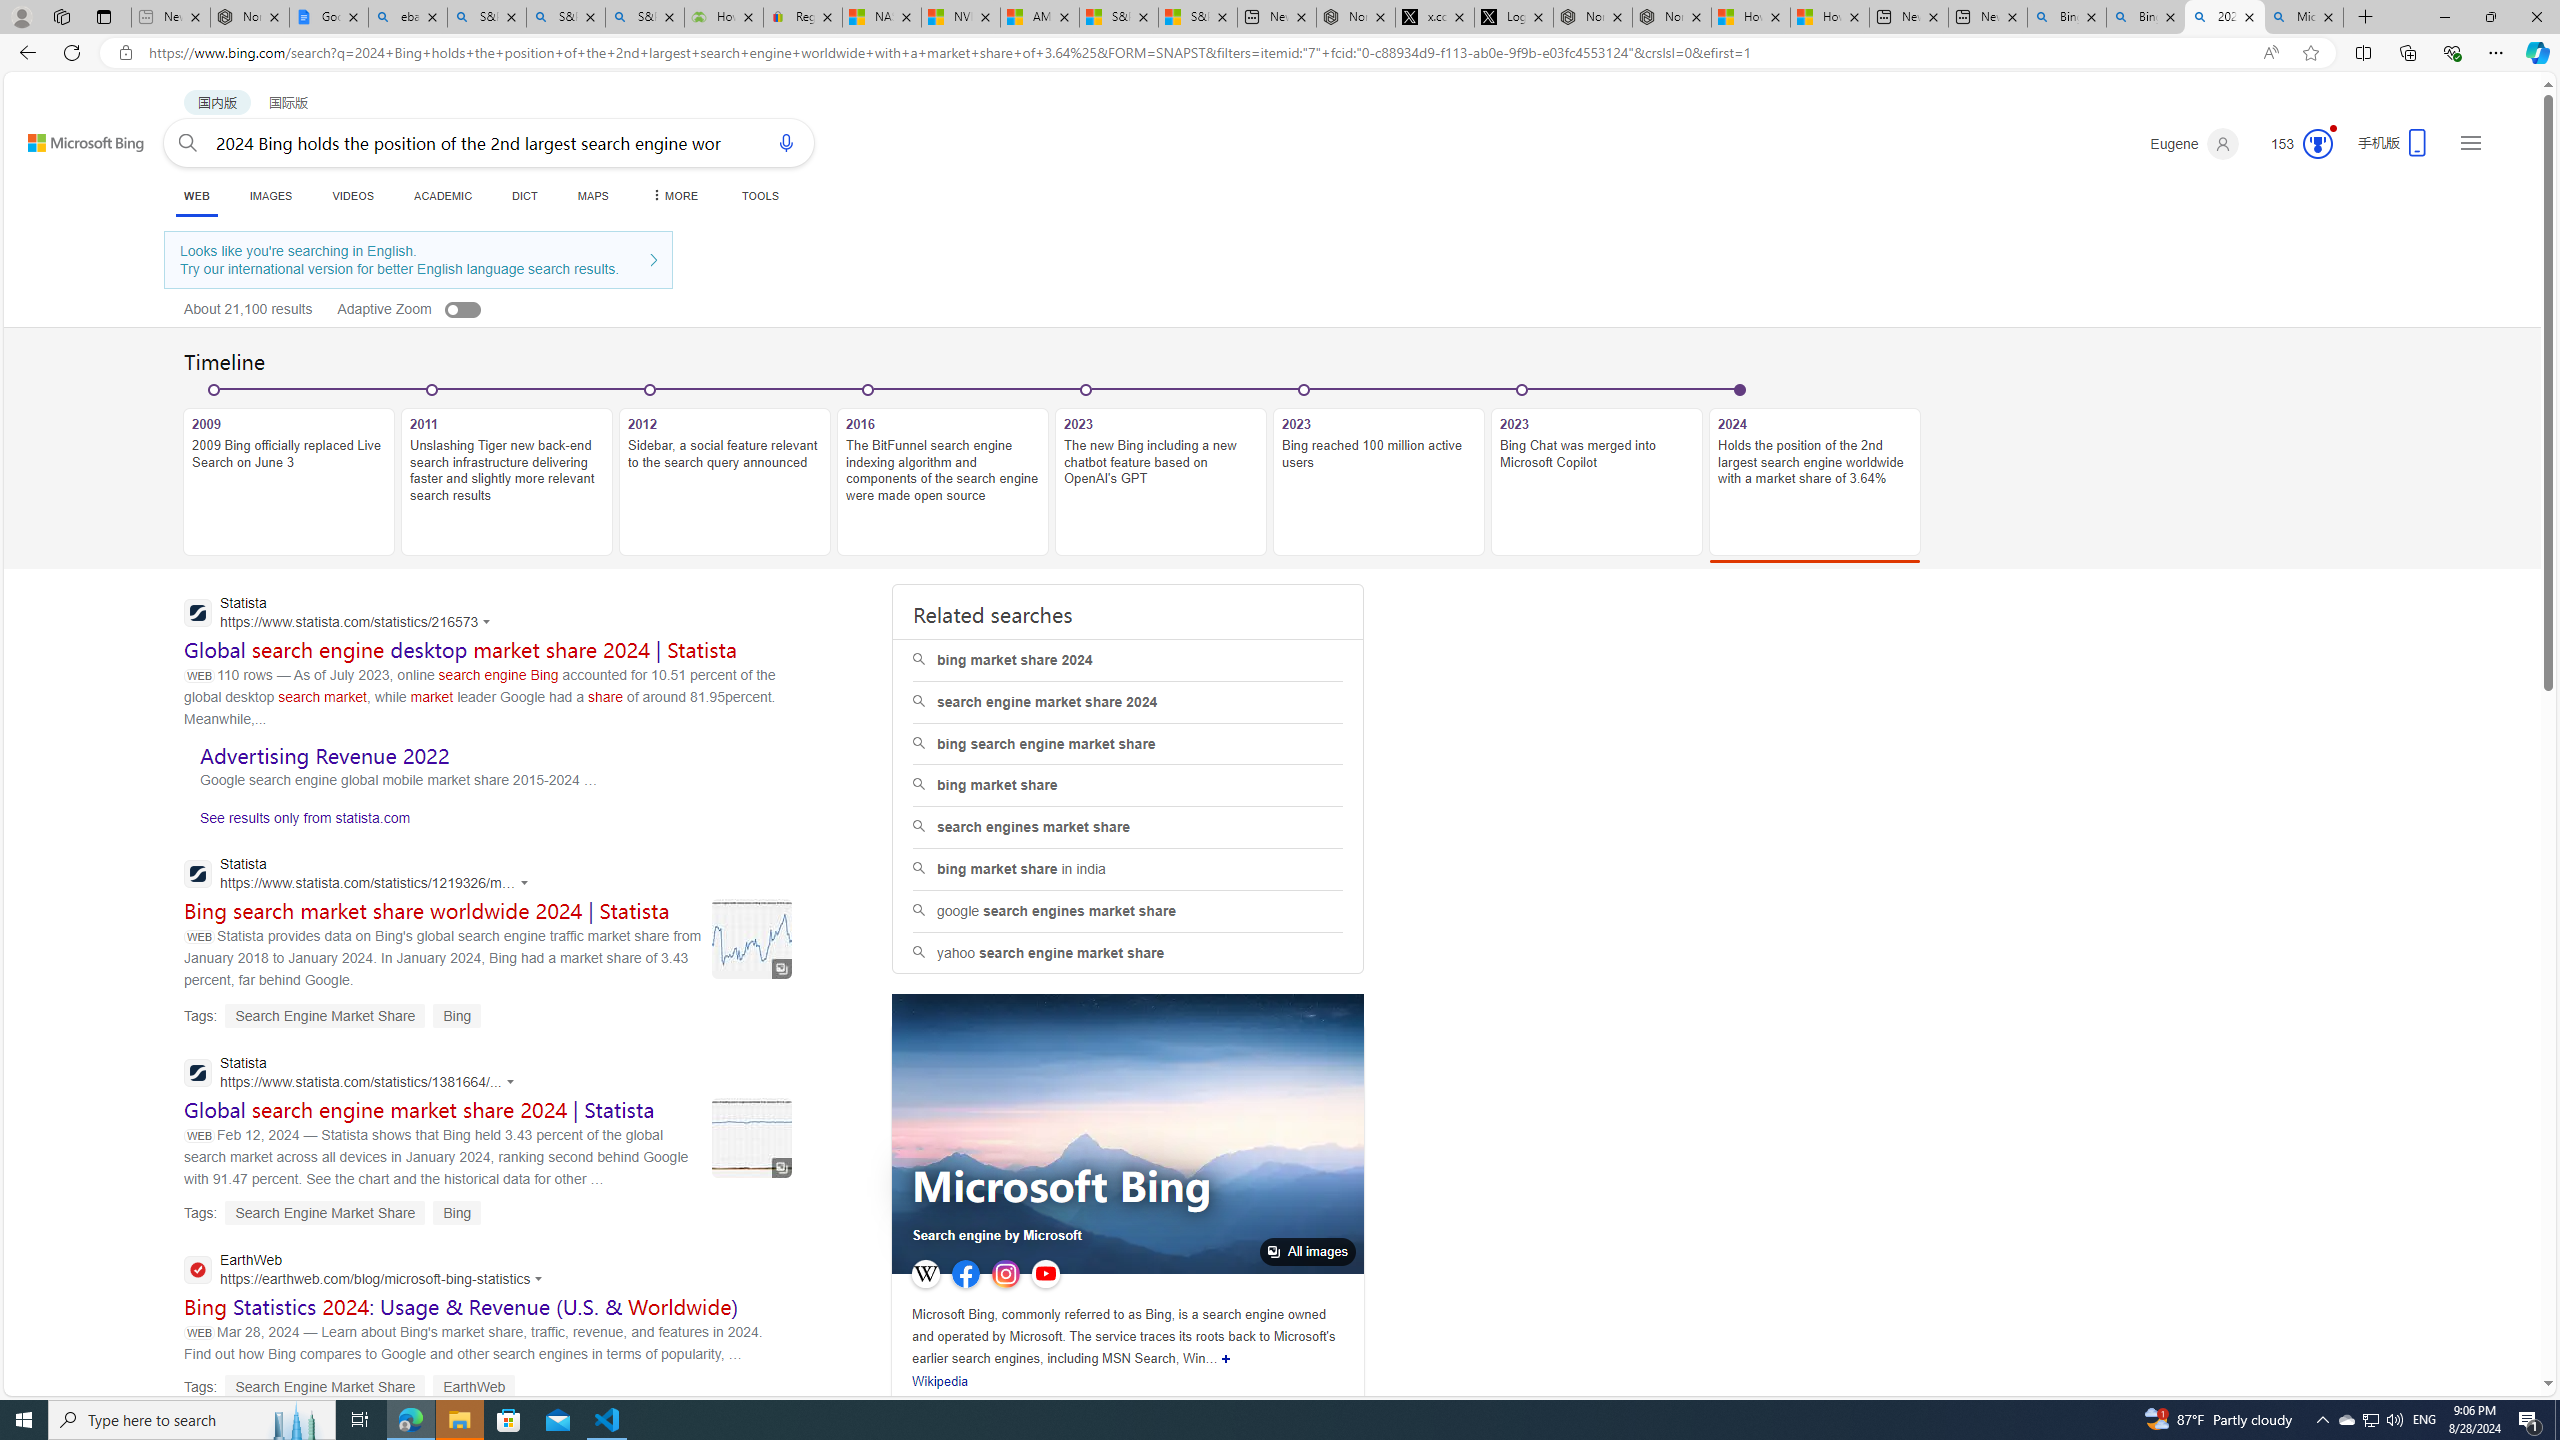 Image resolution: width=2560 pixels, height=1440 pixels. What do you see at coordinates (350, 1386) in the screenshot?
I see `'Tags: Search Engine Market Share EarthWeb'` at bounding box center [350, 1386].